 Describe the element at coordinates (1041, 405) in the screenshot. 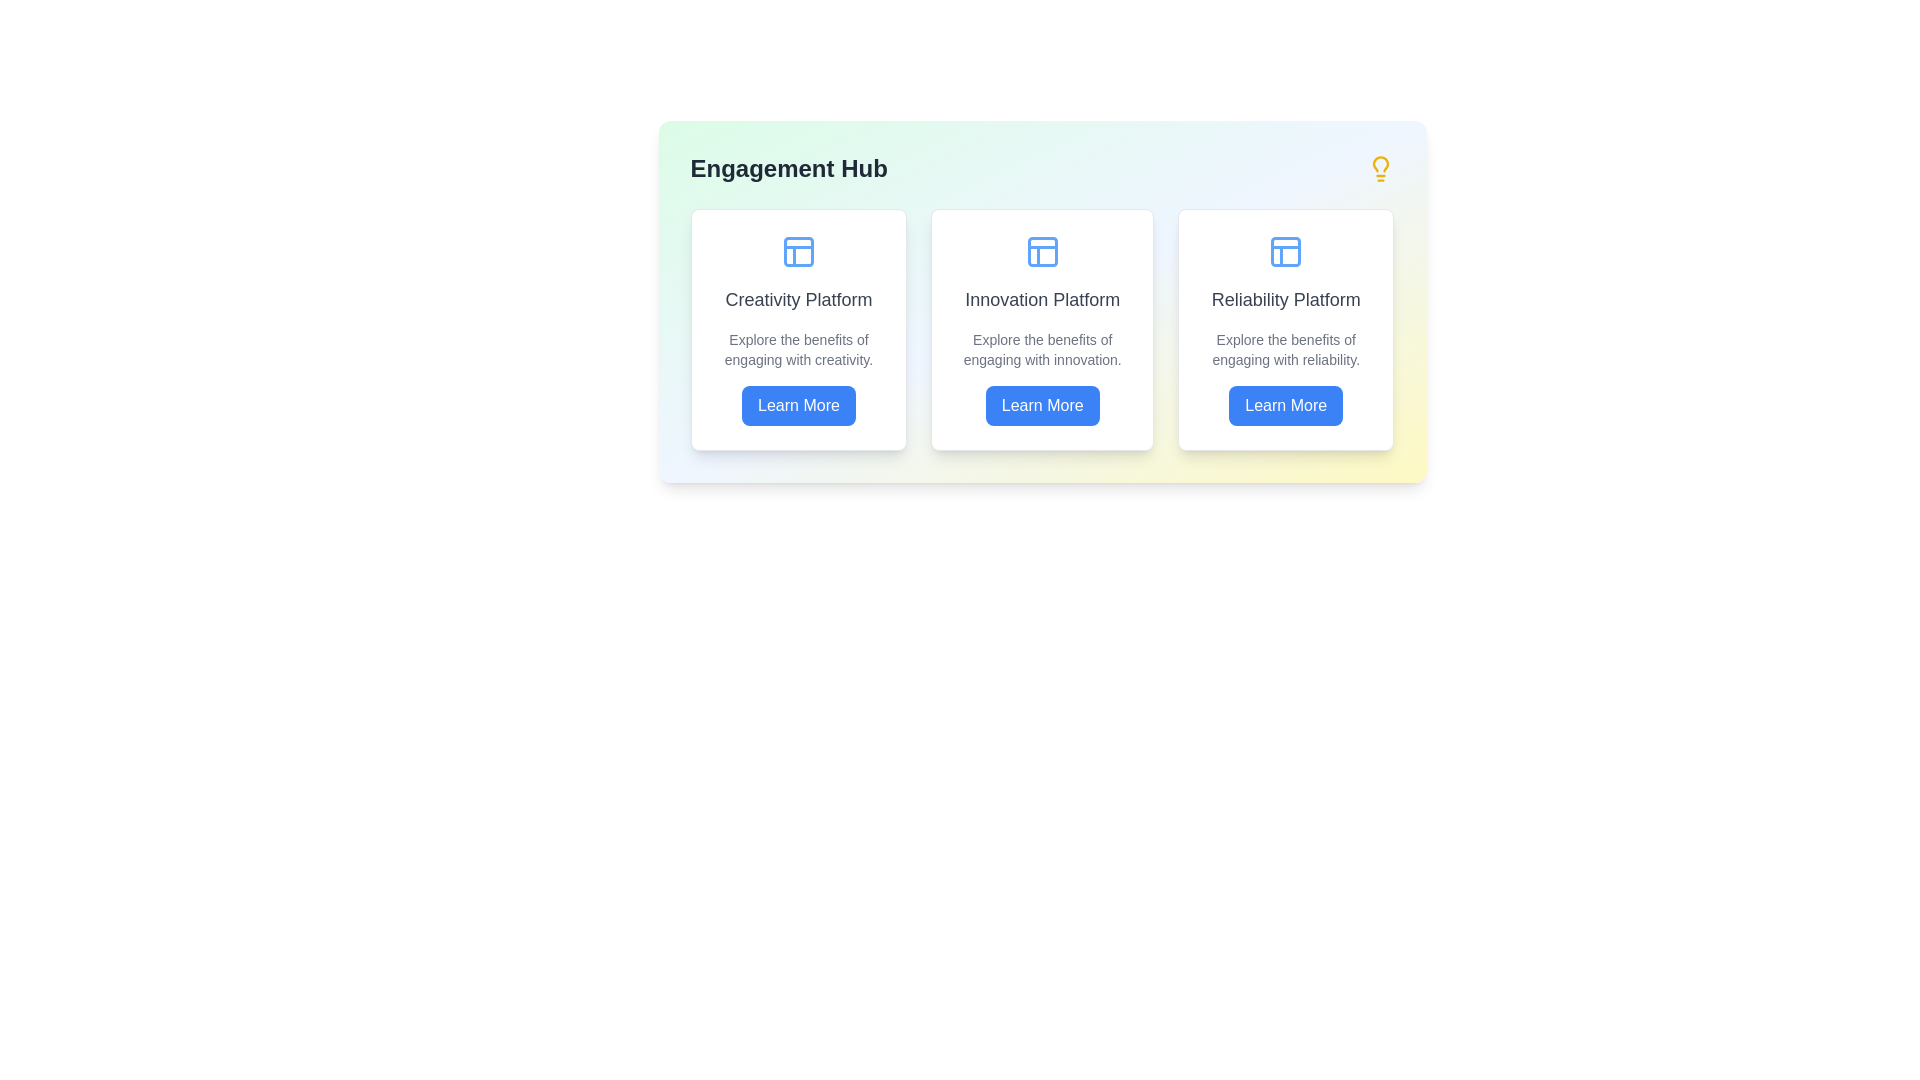

I see `the call-to-action button for the 'Innovation Platform' to change its visual state` at that location.